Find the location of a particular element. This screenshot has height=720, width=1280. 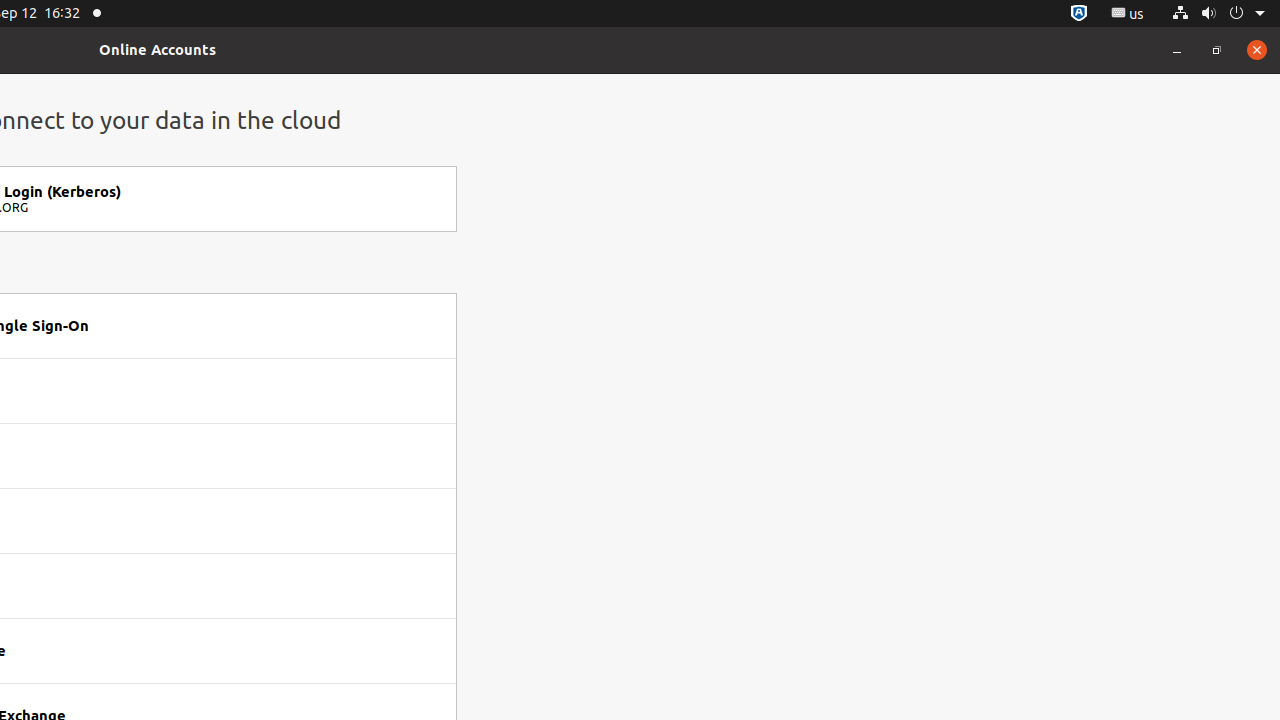

'Close' is located at coordinates (1255, 48).